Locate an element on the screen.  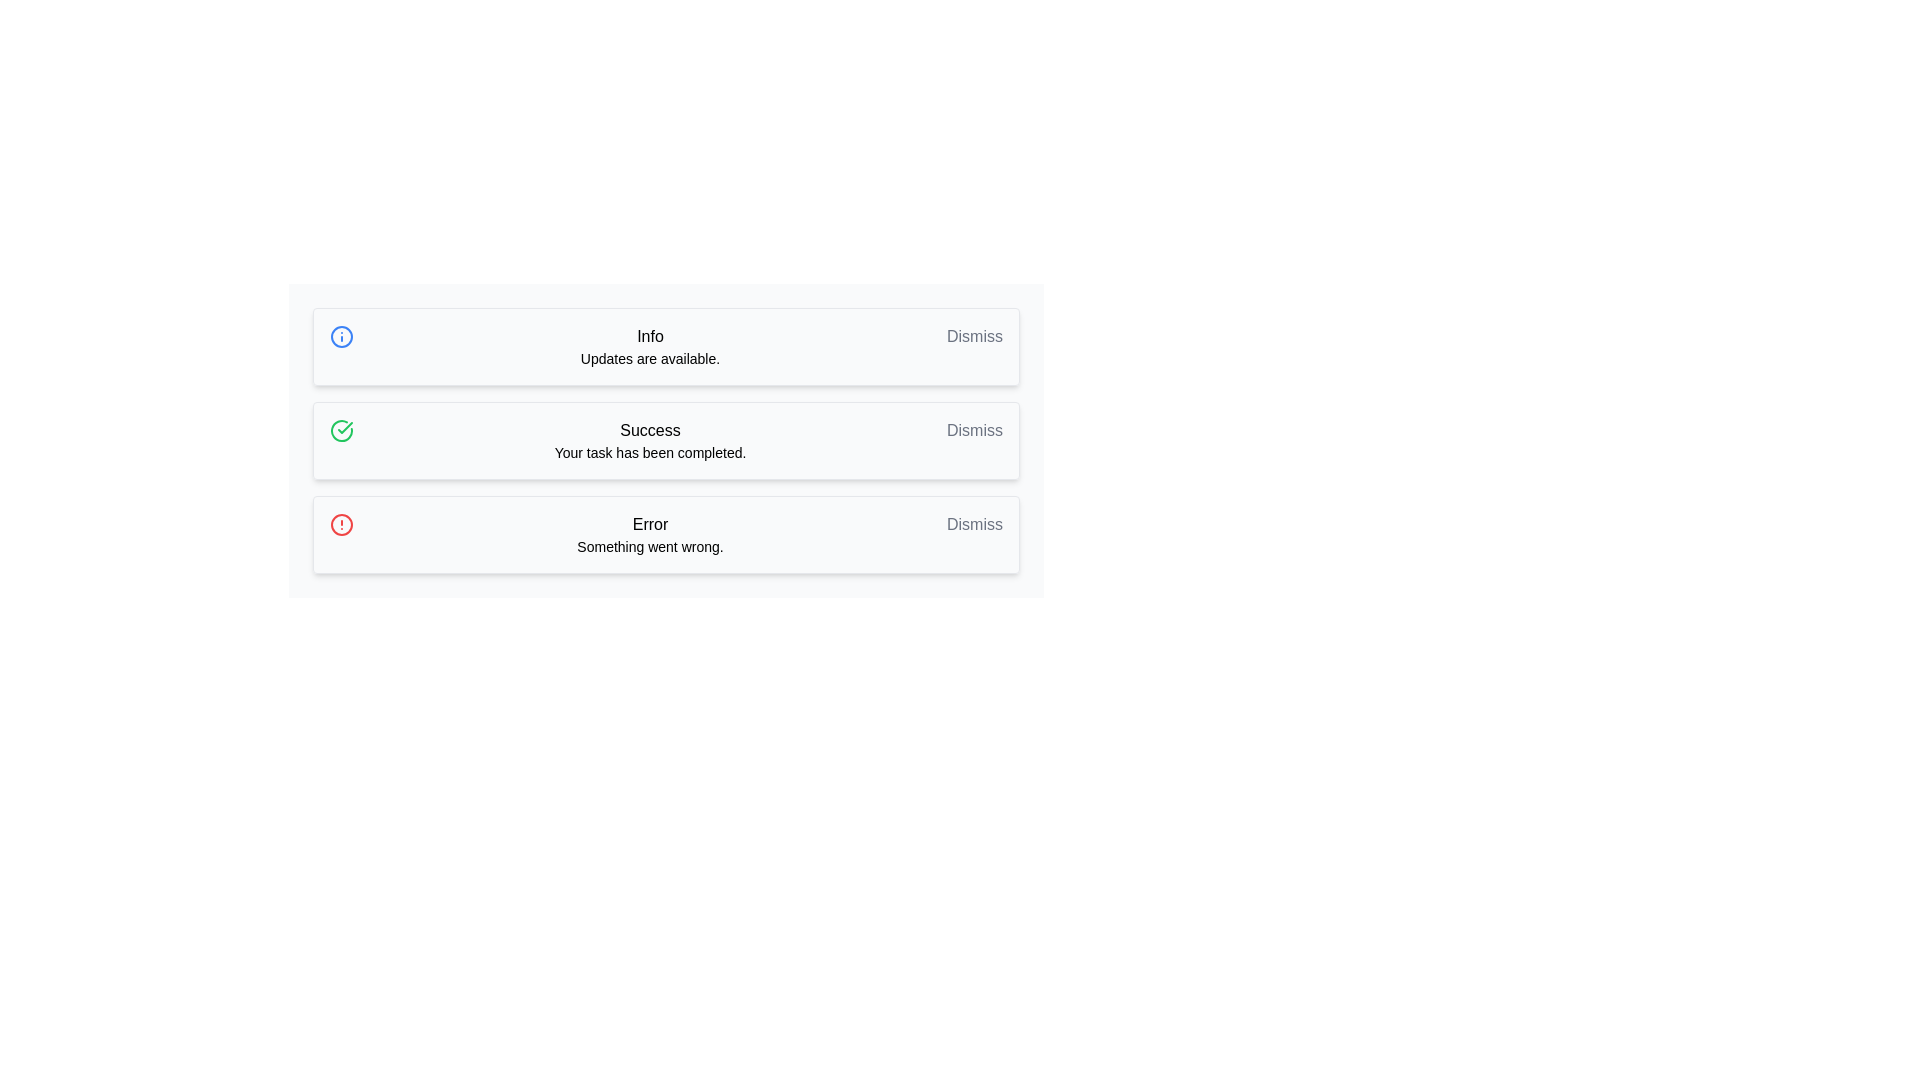
the second notification card in the stack, which communicates a successful task completion and contains a 'Dismiss' link is located at coordinates (666, 439).